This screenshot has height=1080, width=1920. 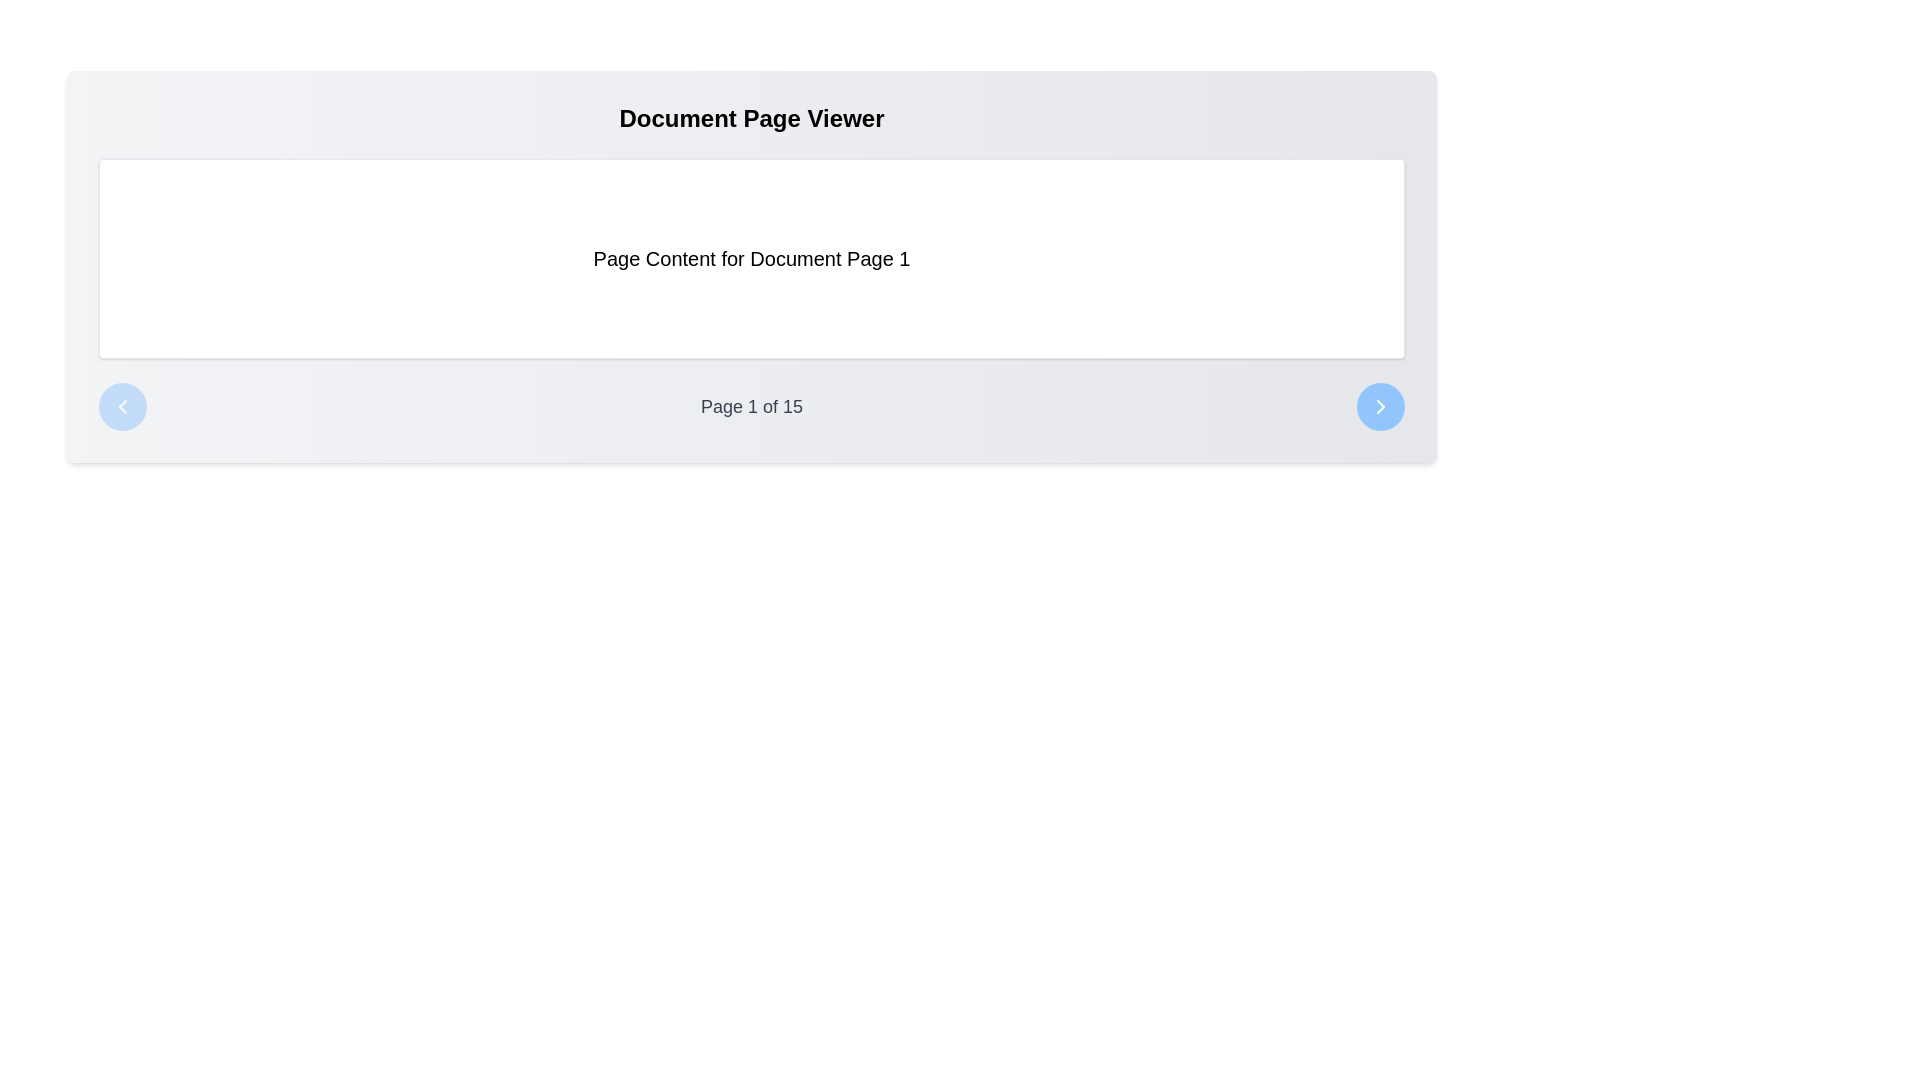 I want to click on the pagination navigation button located at the far right of the interface, so click(x=1380, y=406).